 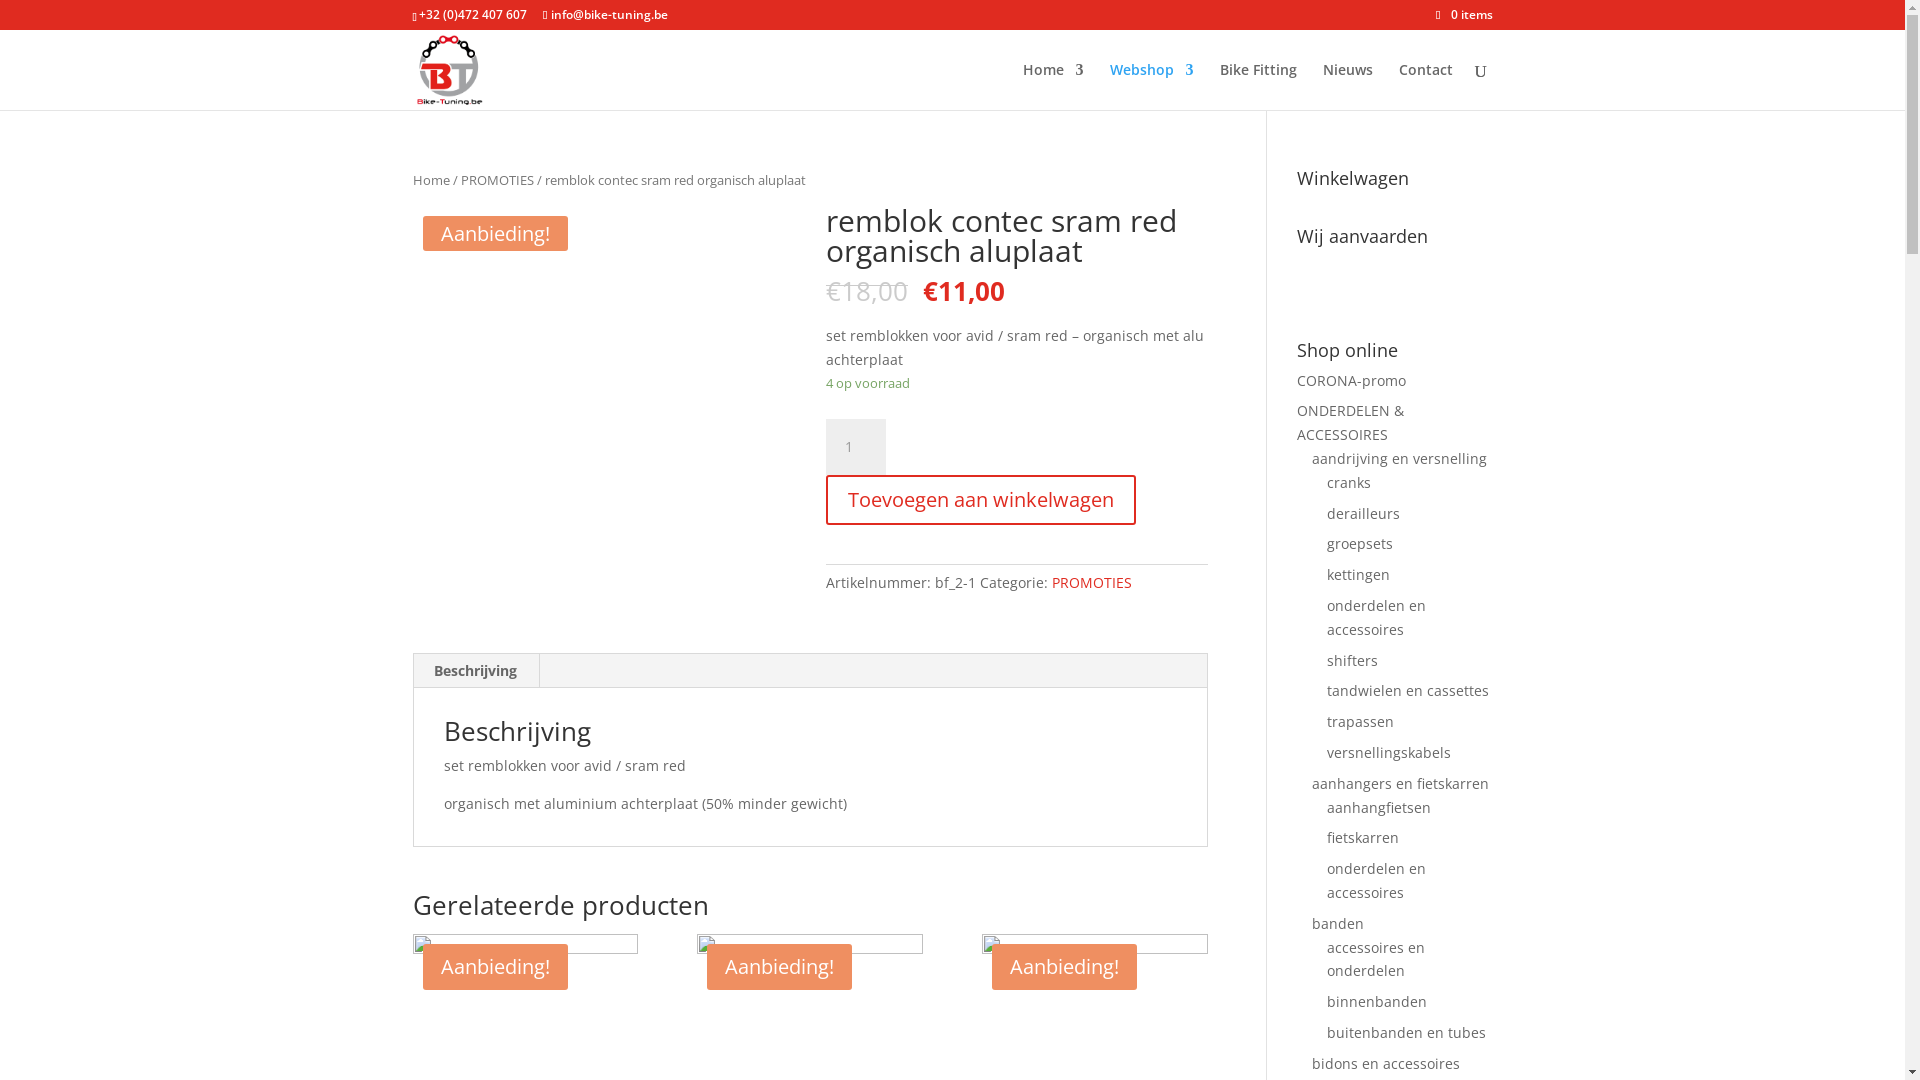 I want to click on 'Aantal', so click(x=855, y=446).